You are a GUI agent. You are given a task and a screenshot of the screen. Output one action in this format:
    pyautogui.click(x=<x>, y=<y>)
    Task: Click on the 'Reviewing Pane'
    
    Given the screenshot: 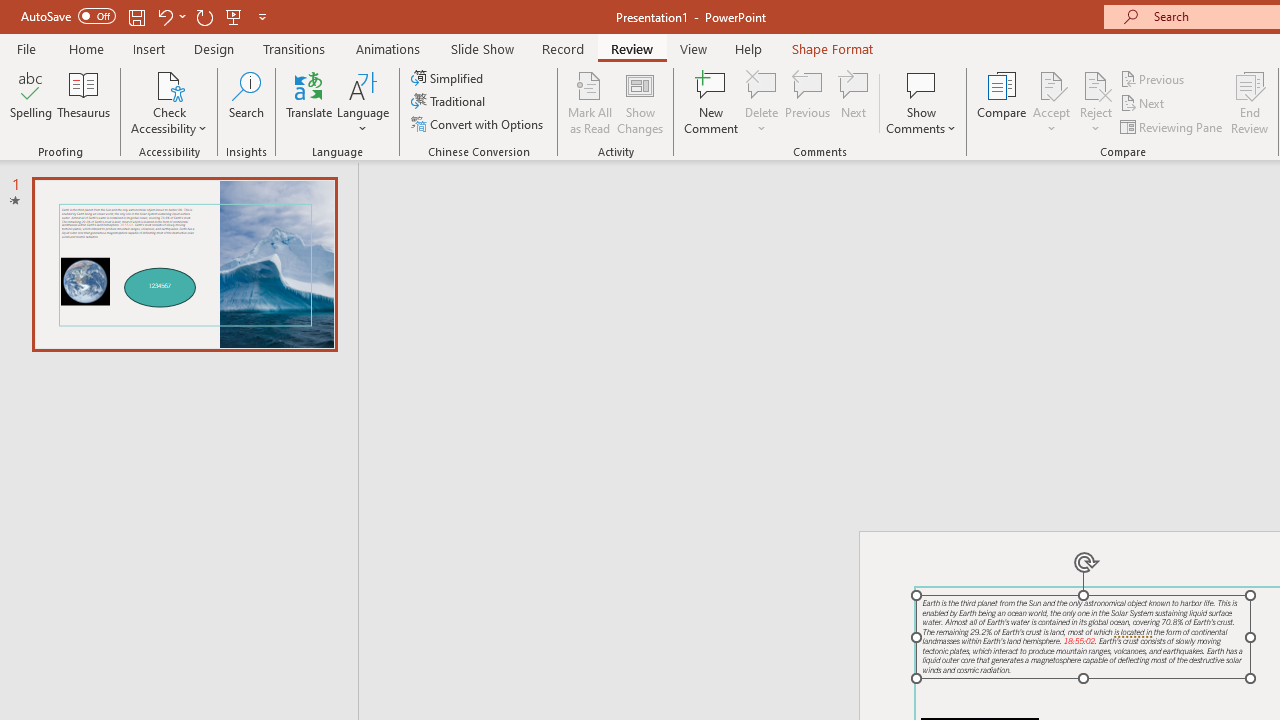 What is the action you would take?
    pyautogui.click(x=1173, y=127)
    